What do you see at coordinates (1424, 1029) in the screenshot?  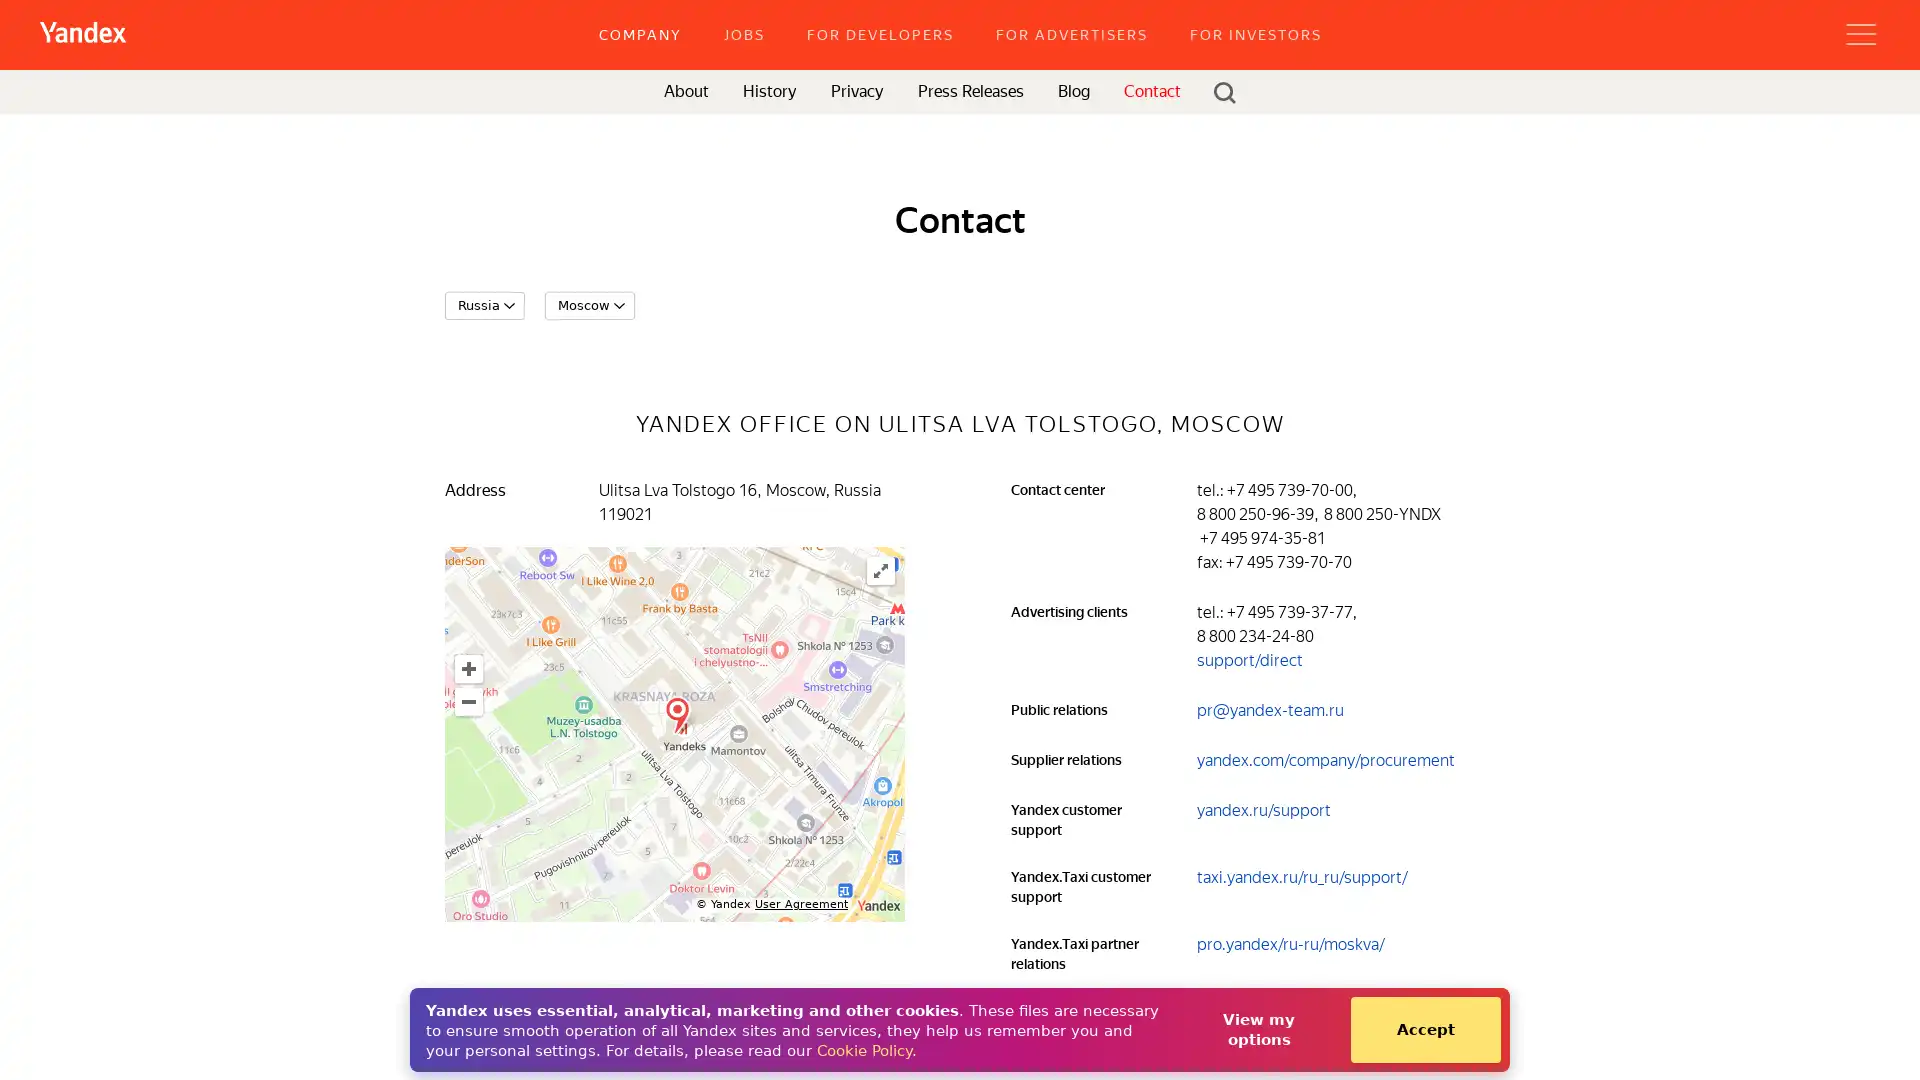 I see `Accept` at bounding box center [1424, 1029].